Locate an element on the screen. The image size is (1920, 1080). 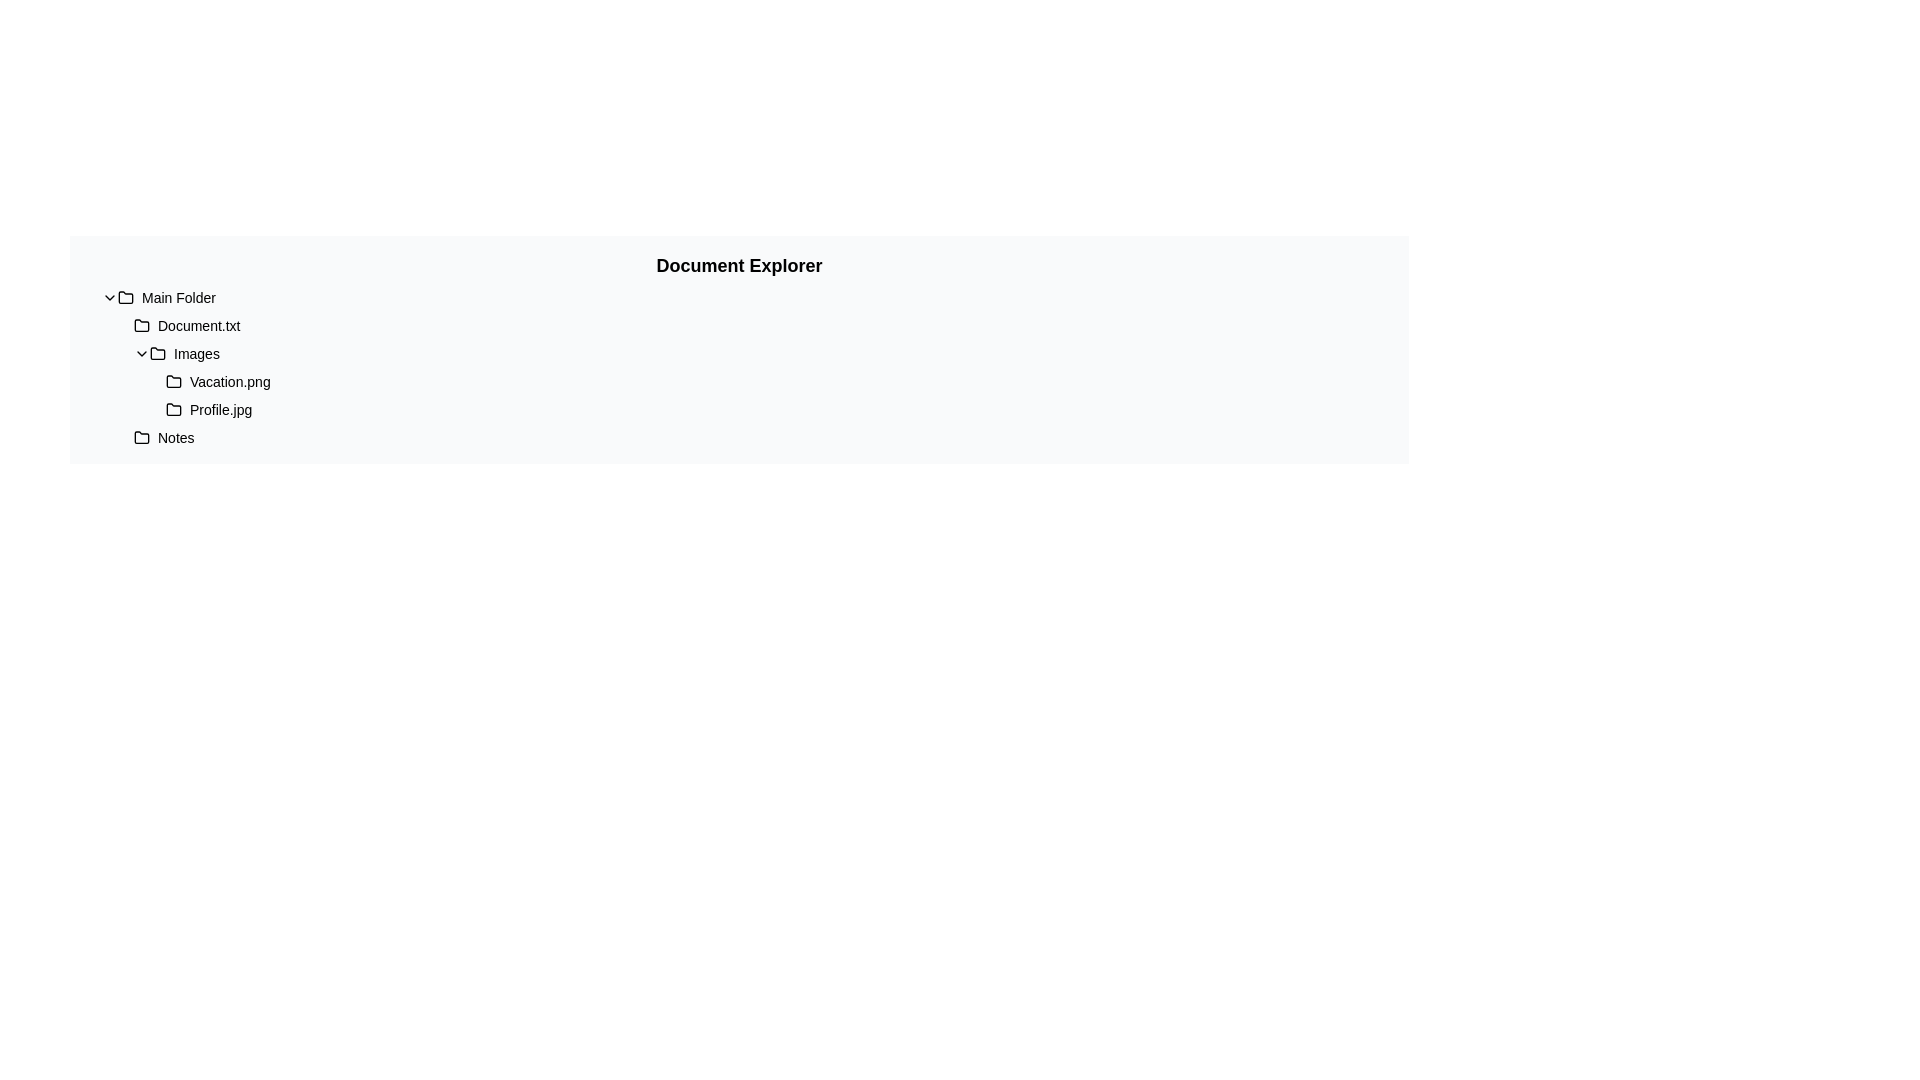
the 'Notes' text label in the navigation tree is located at coordinates (176, 437).